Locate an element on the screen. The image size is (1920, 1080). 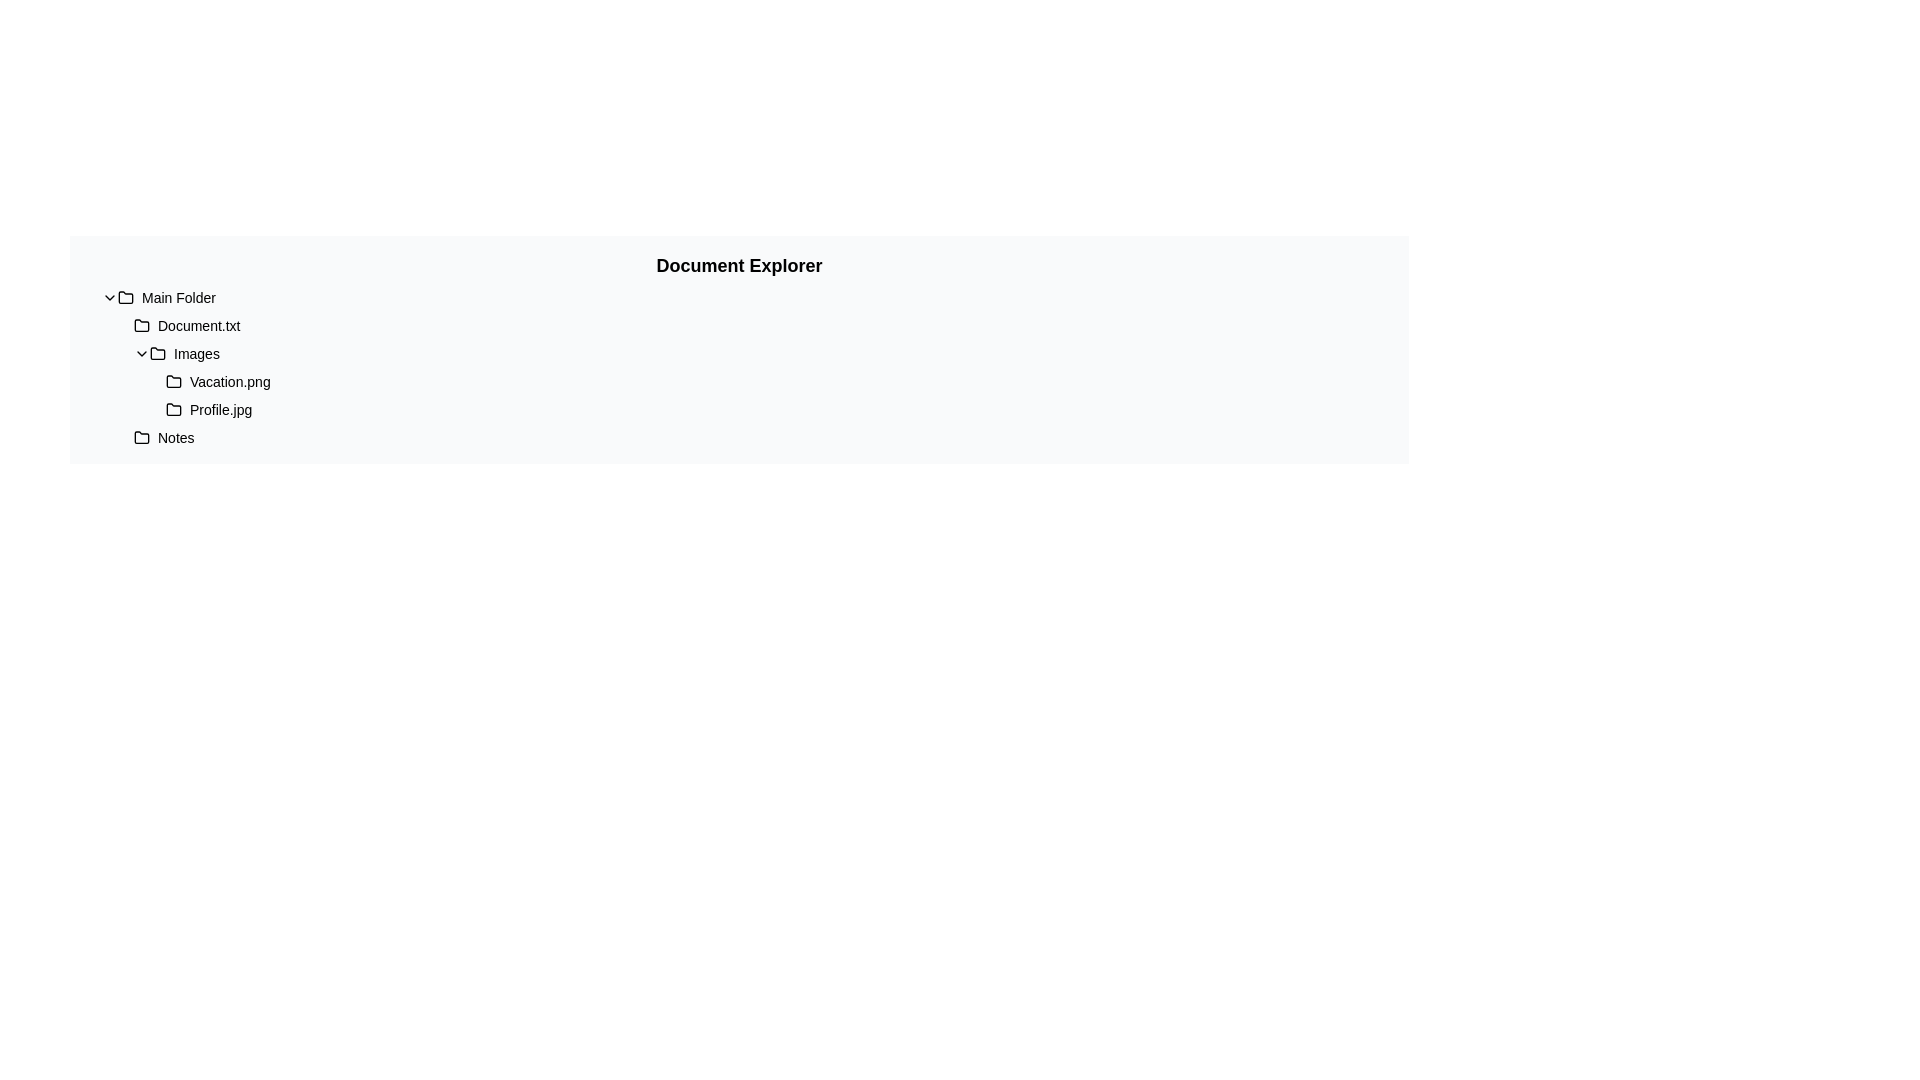
the 'Notes' text label in the navigation tree is located at coordinates (176, 437).